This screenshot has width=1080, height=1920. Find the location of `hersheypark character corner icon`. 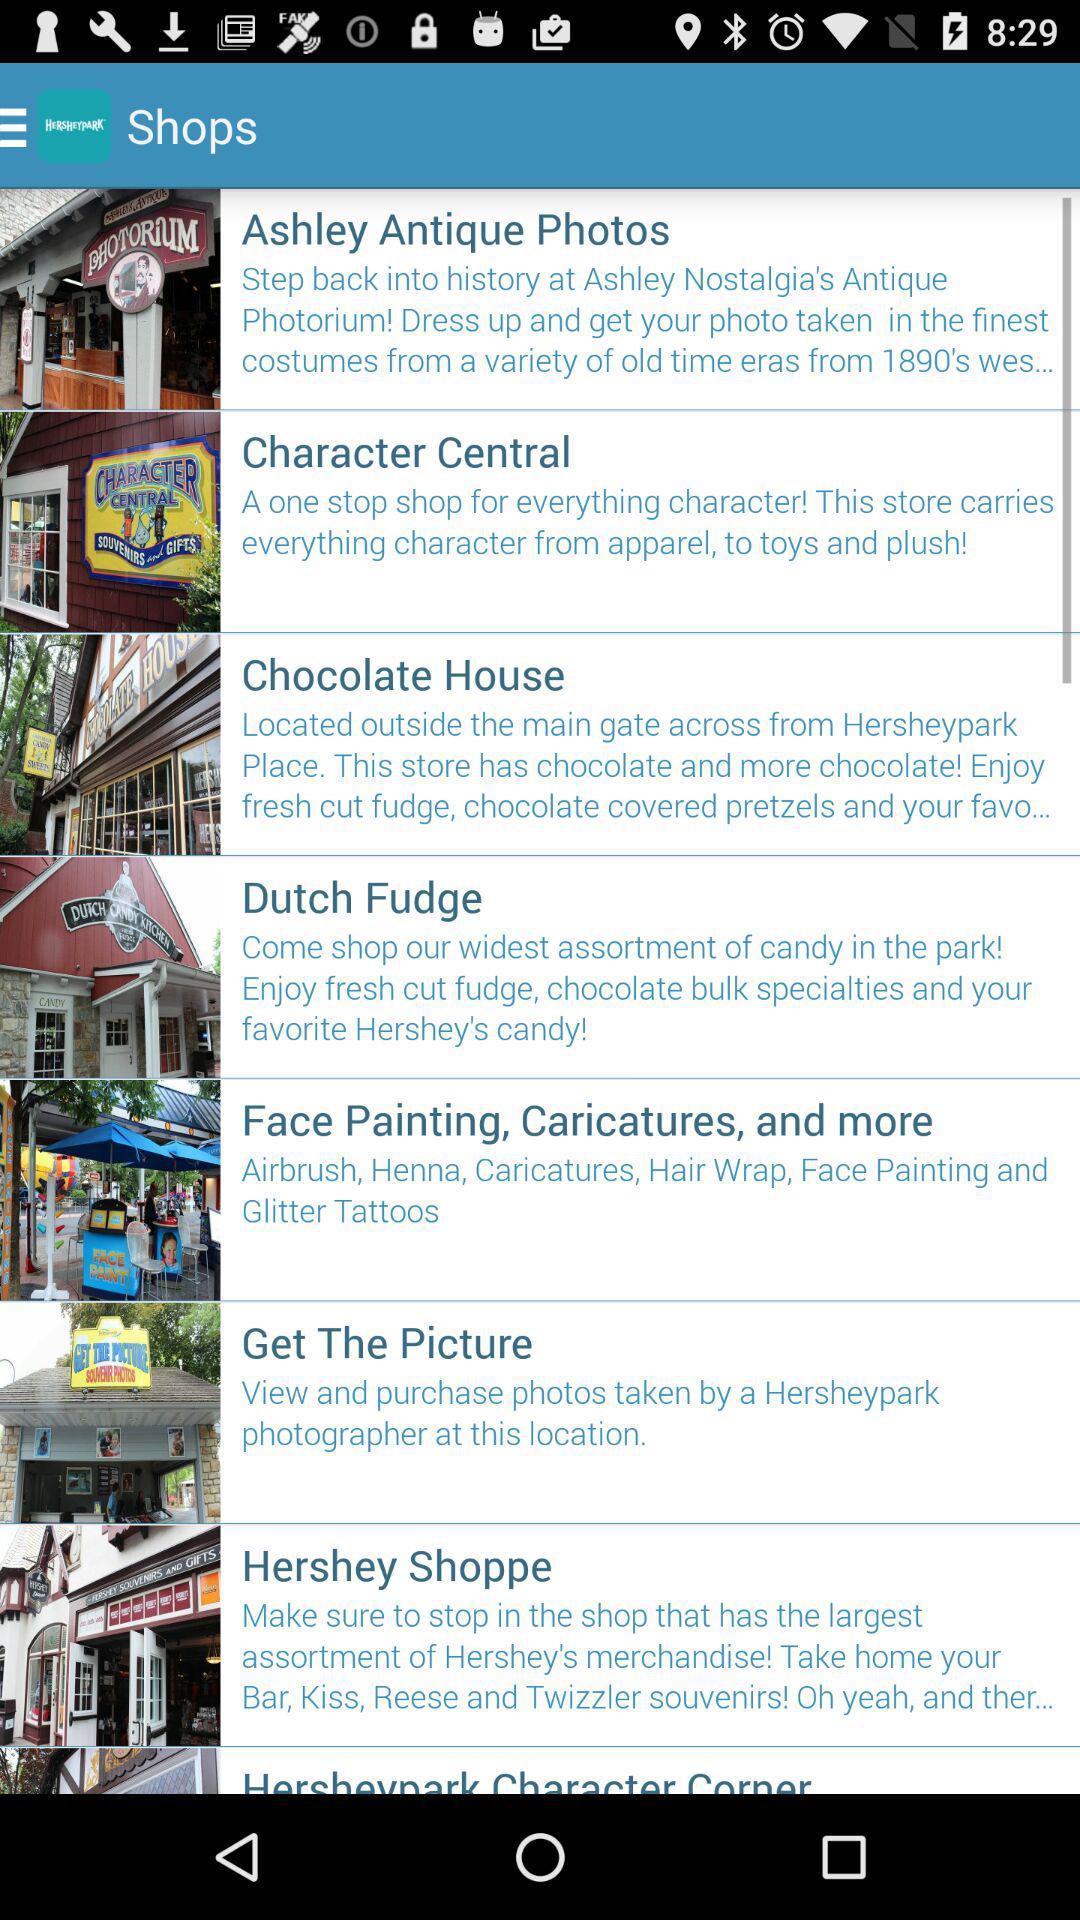

hersheypark character corner icon is located at coordinates (650, 1776).